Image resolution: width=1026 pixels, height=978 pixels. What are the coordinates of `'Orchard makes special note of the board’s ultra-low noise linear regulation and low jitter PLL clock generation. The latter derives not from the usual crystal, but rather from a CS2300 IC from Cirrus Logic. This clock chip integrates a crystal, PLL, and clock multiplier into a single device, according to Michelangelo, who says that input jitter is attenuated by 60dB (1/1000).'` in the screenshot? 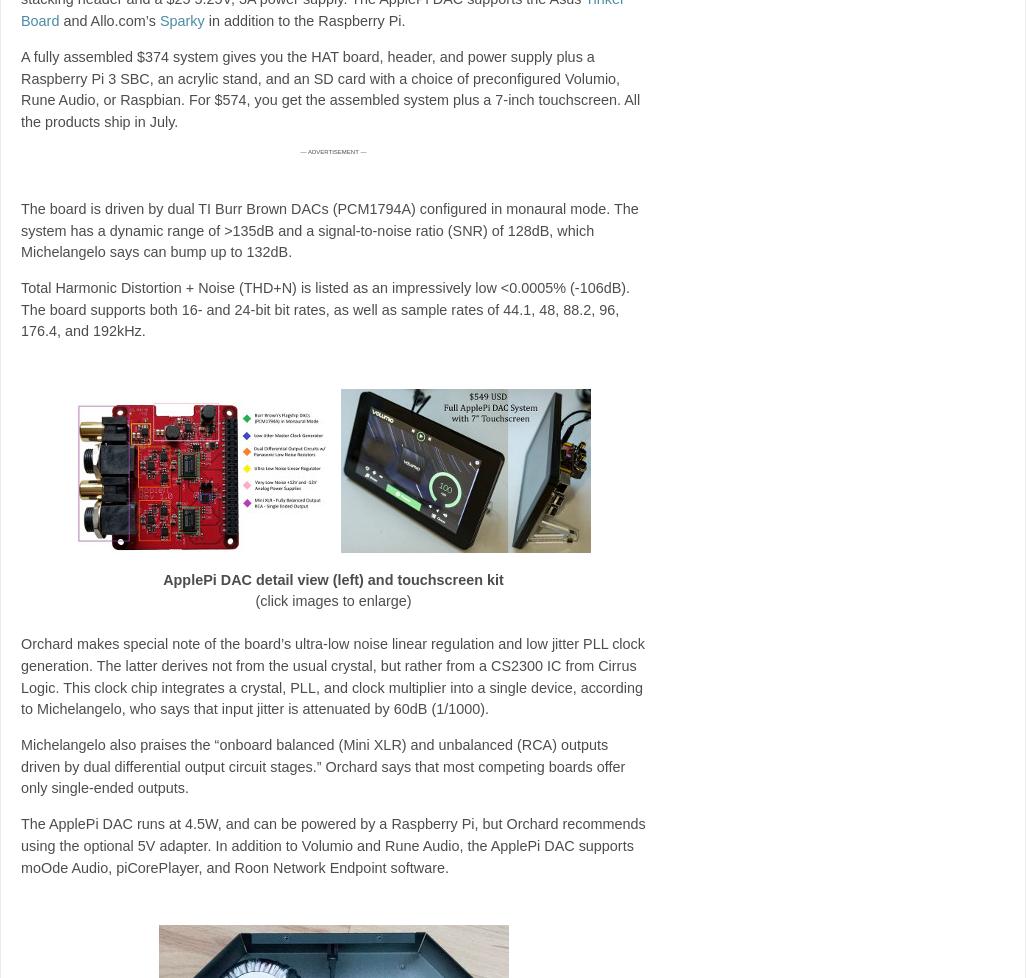 It's located at (332, 676).